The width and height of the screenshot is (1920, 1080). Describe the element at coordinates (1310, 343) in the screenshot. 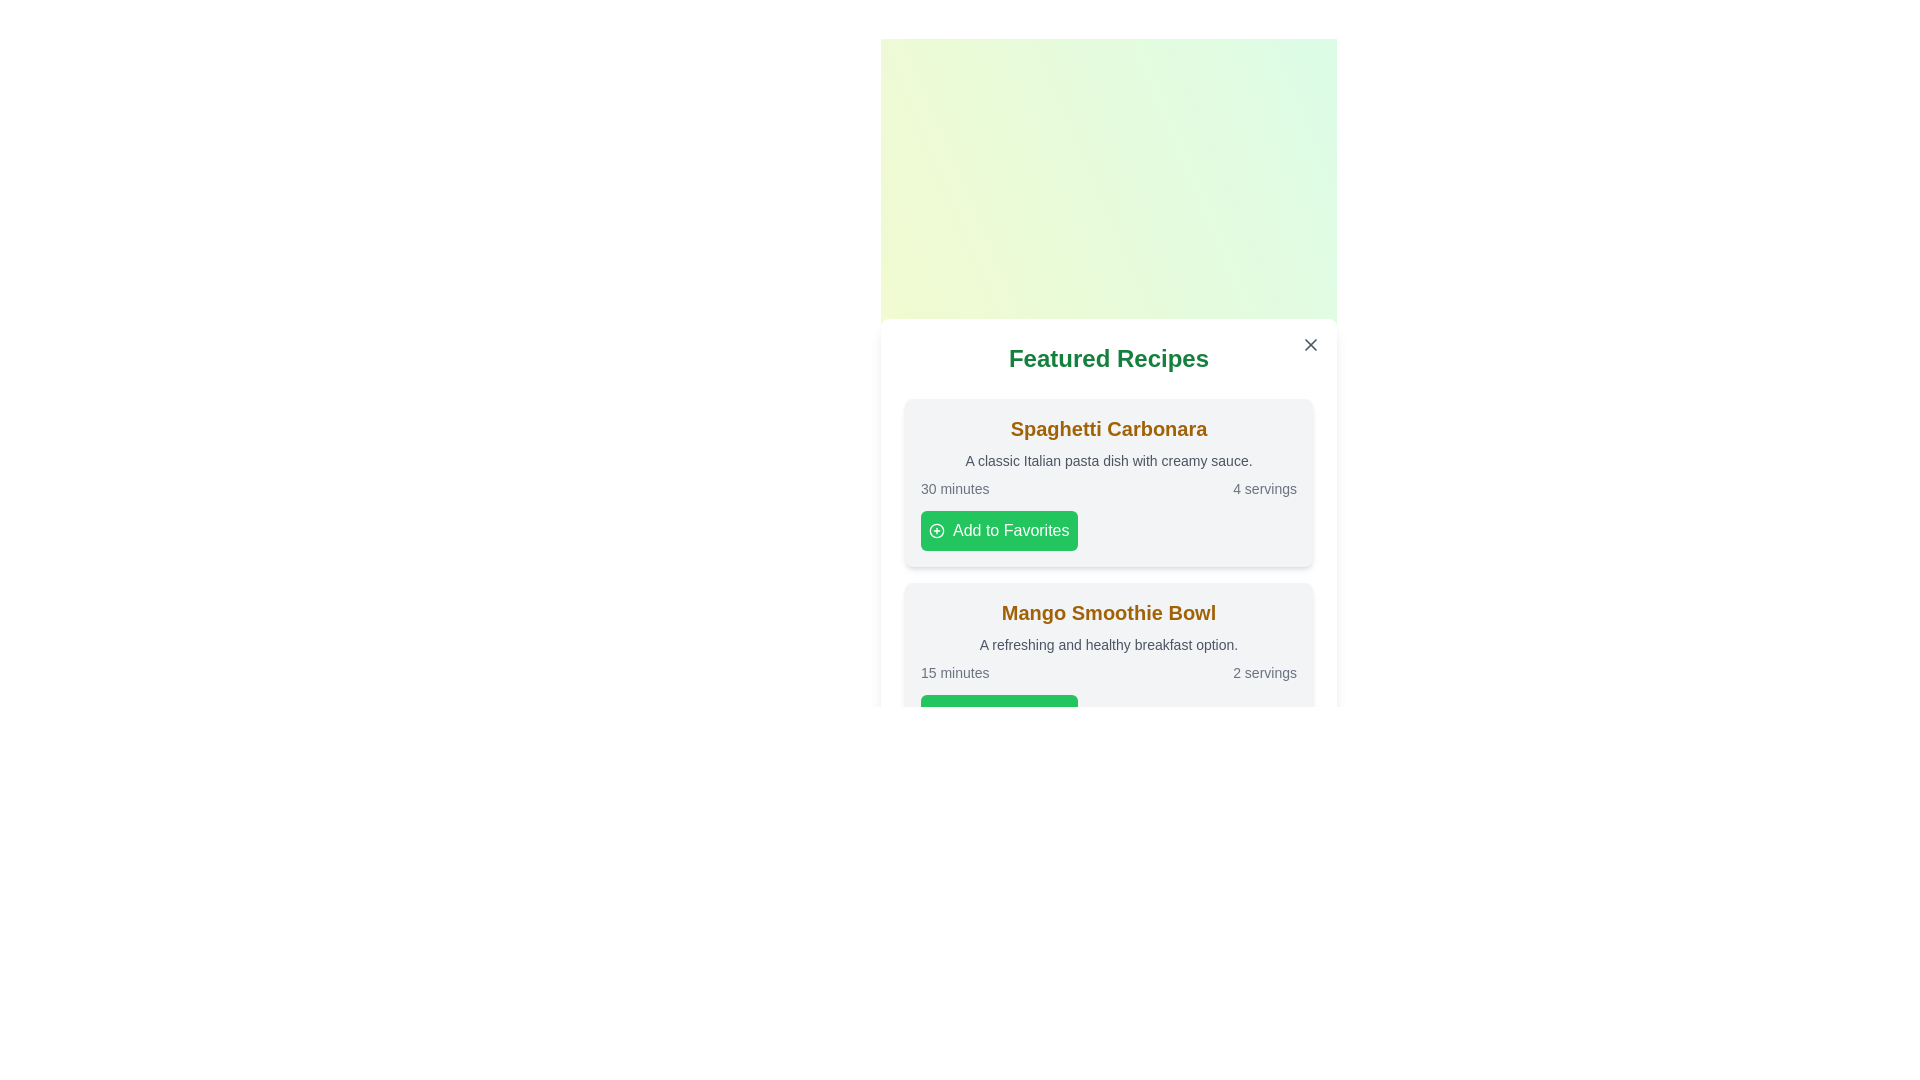

I see `the diagonal line segment of the 'X' shape that represents the close icon within the 'Featured Recipes' card` at that location.